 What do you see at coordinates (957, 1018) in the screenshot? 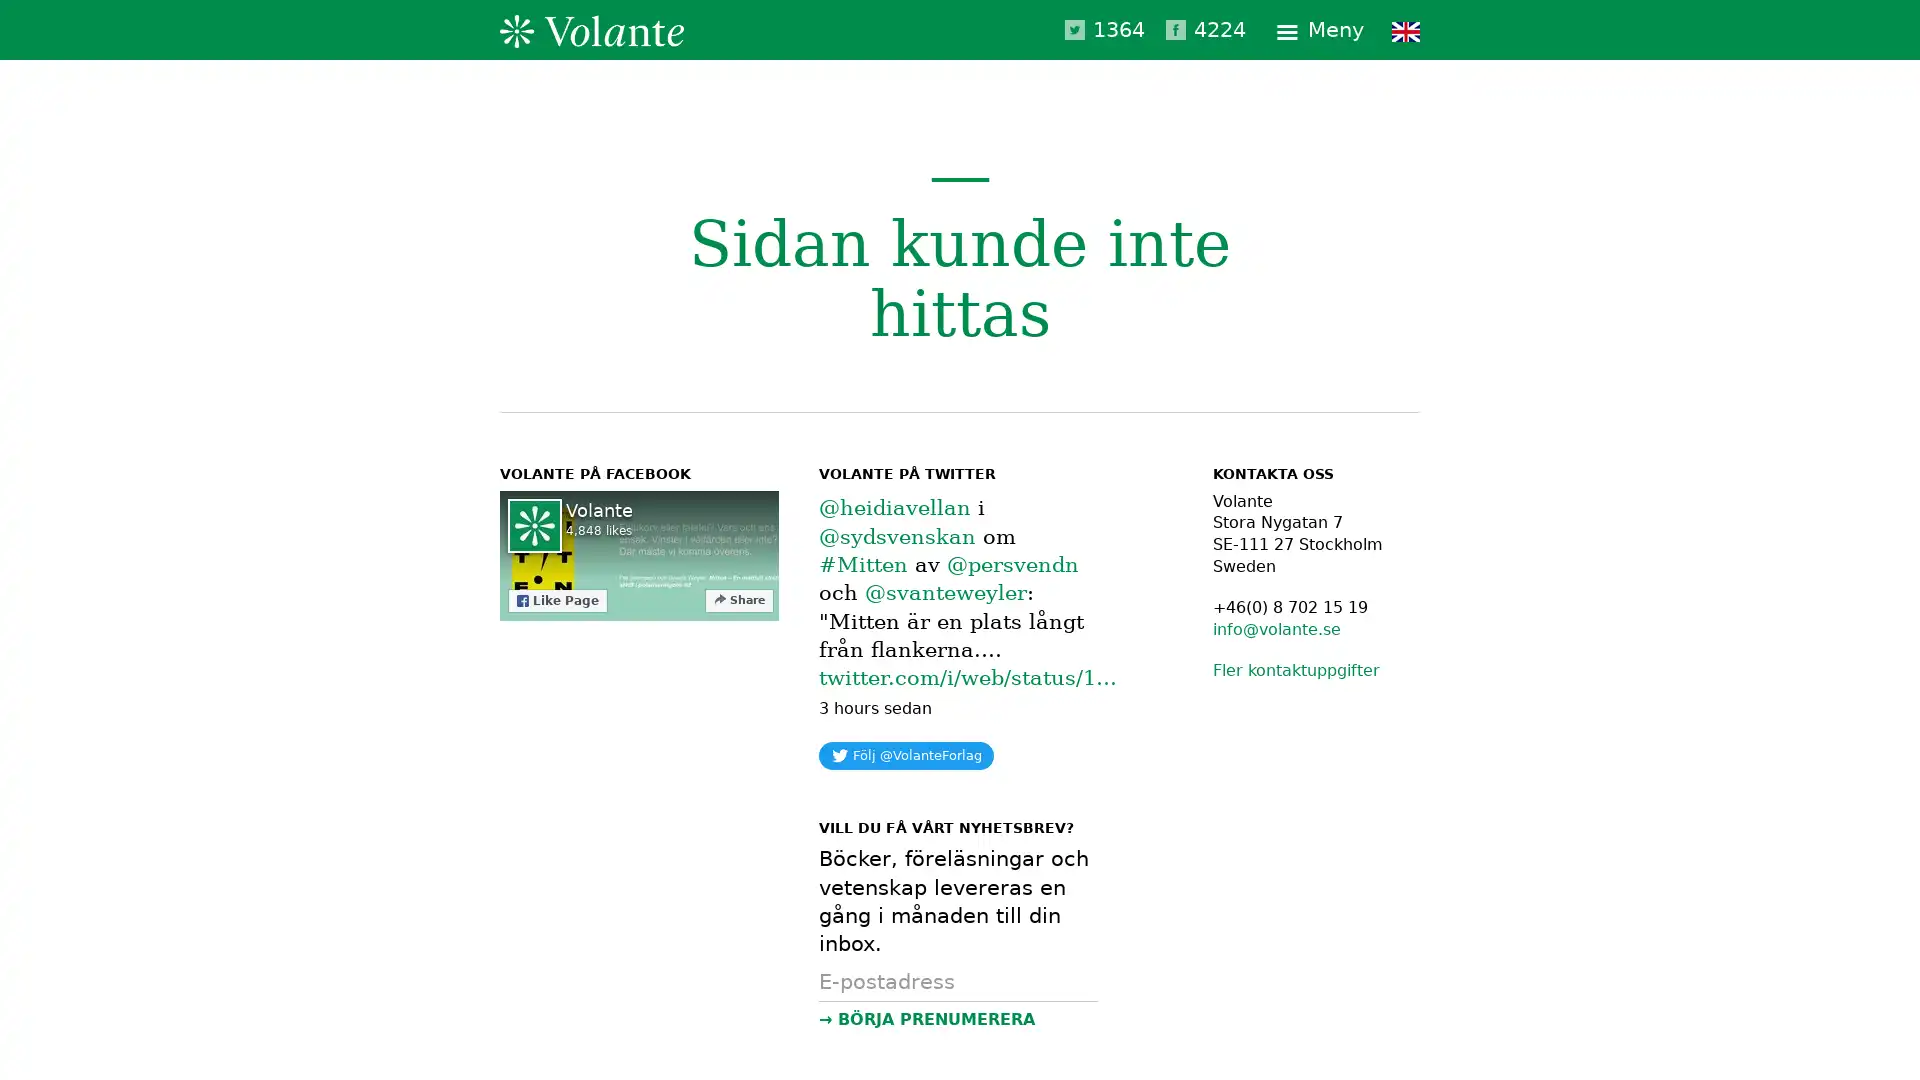
I see `Borja prenumerera` at bounding box center [957, 1018].